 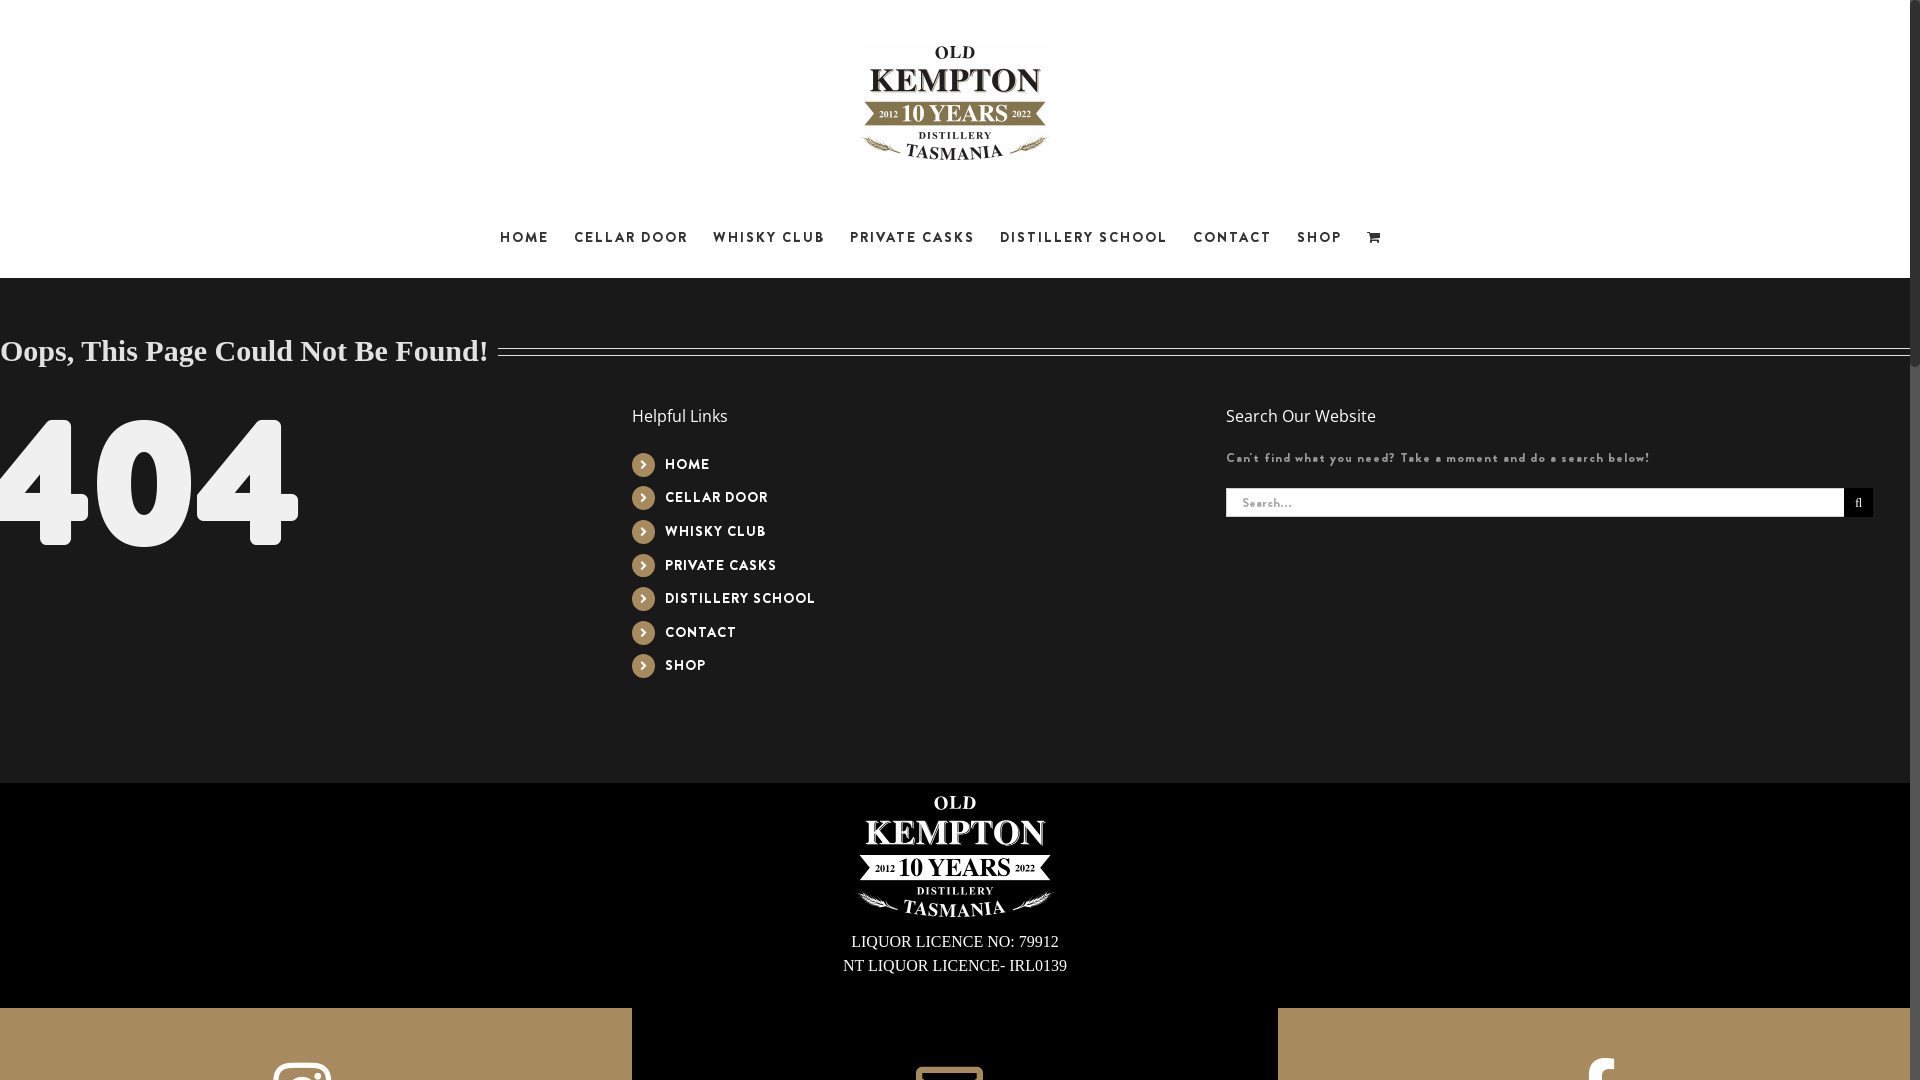 What do you see at coordinates (700, 632) in the screenshot?
I see `'CONTACT'` at bounding box center [700, 632].